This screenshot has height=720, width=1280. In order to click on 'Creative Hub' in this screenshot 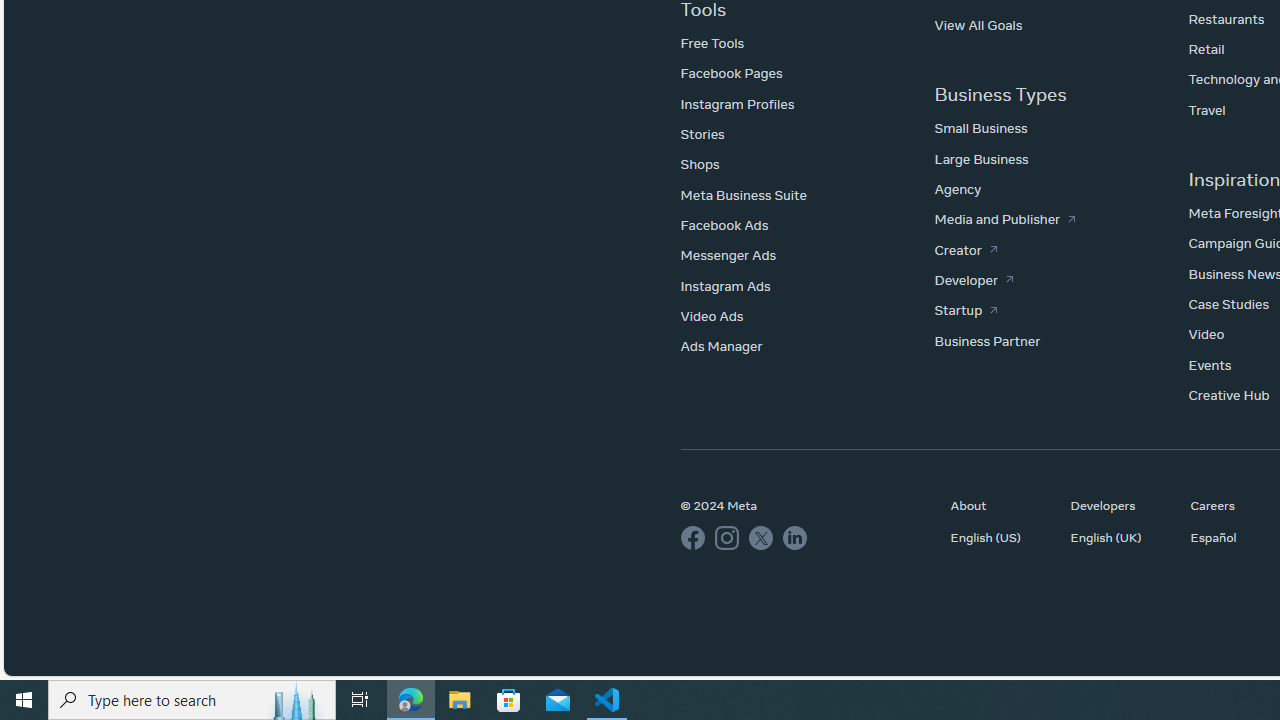, I will do `click(1227, 395)`.